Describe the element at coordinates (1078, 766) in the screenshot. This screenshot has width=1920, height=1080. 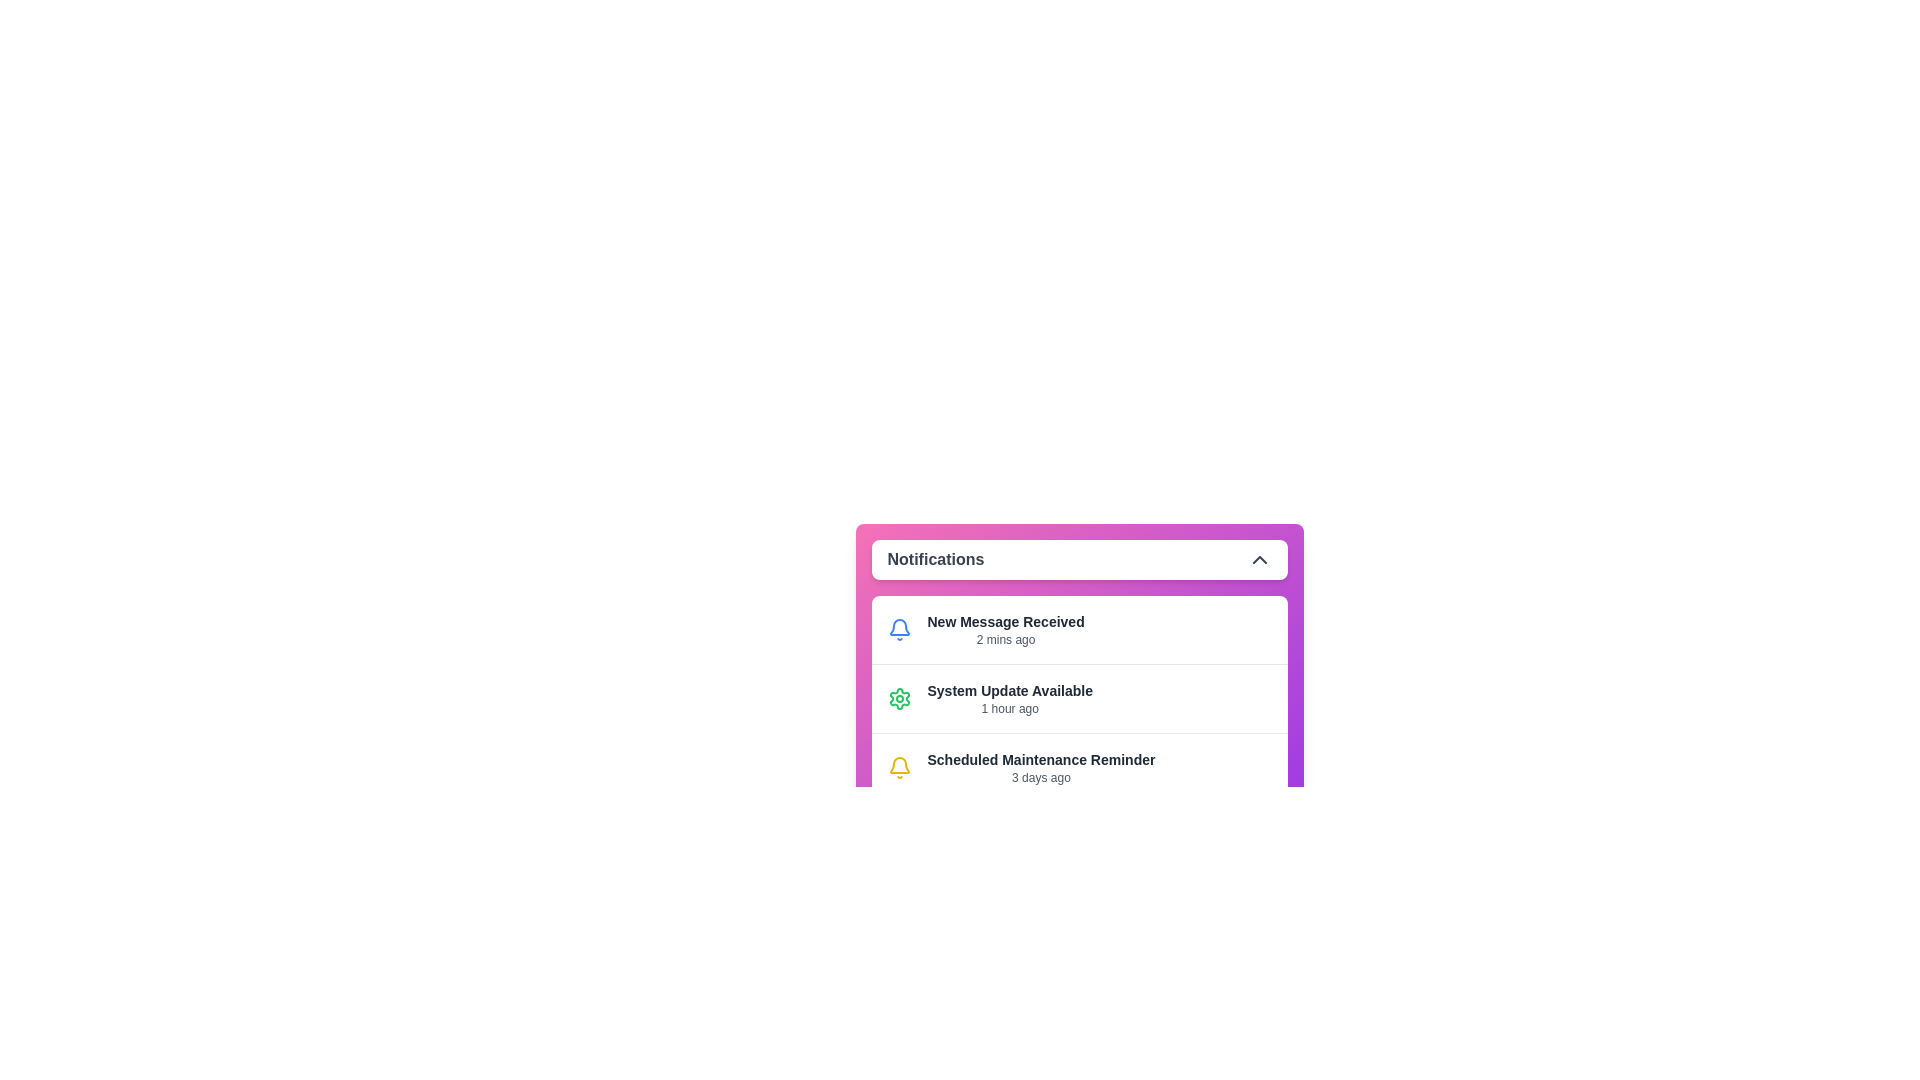
I see `the notification item labeled 'Scheduled Maintenance Reminder' which is the third item in the notifications list, featuring a yellow bell icon and two lines of text` at that location.